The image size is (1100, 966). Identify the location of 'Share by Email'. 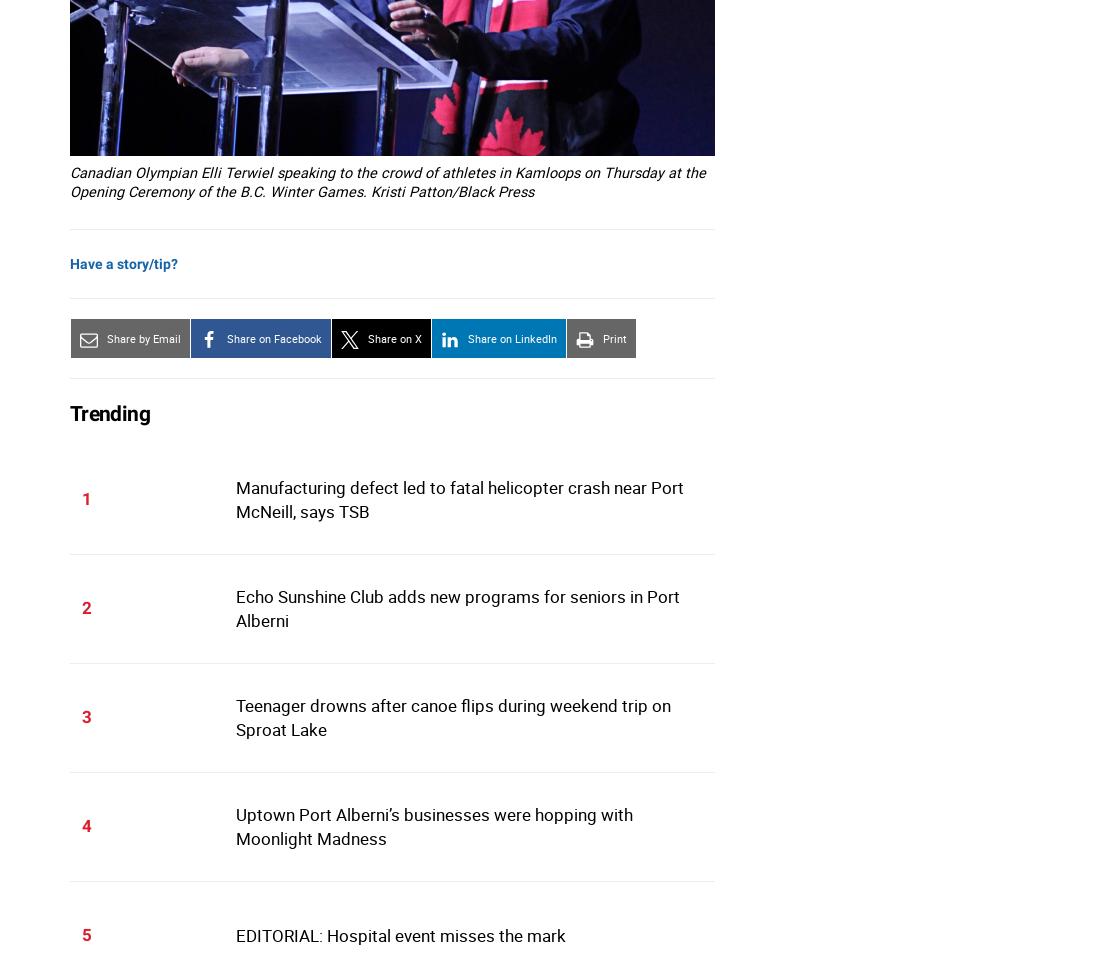
(142, 338).